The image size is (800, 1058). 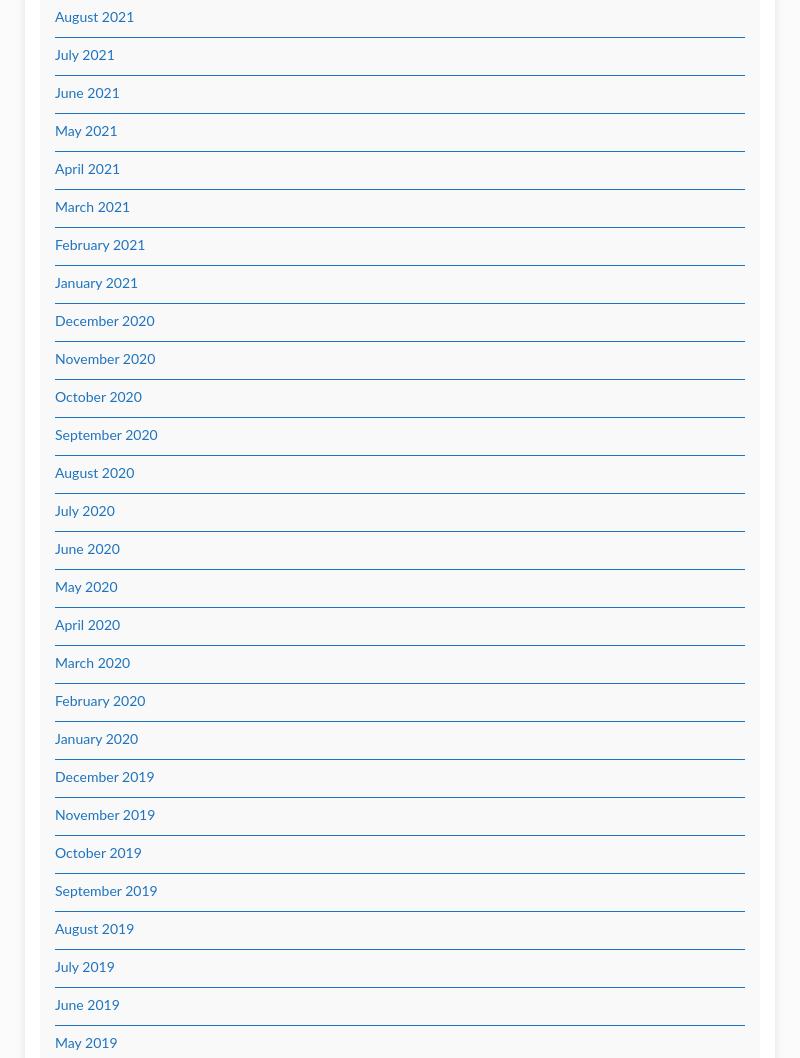 I want to click on 'February 2020', so click(x=100, y=700).